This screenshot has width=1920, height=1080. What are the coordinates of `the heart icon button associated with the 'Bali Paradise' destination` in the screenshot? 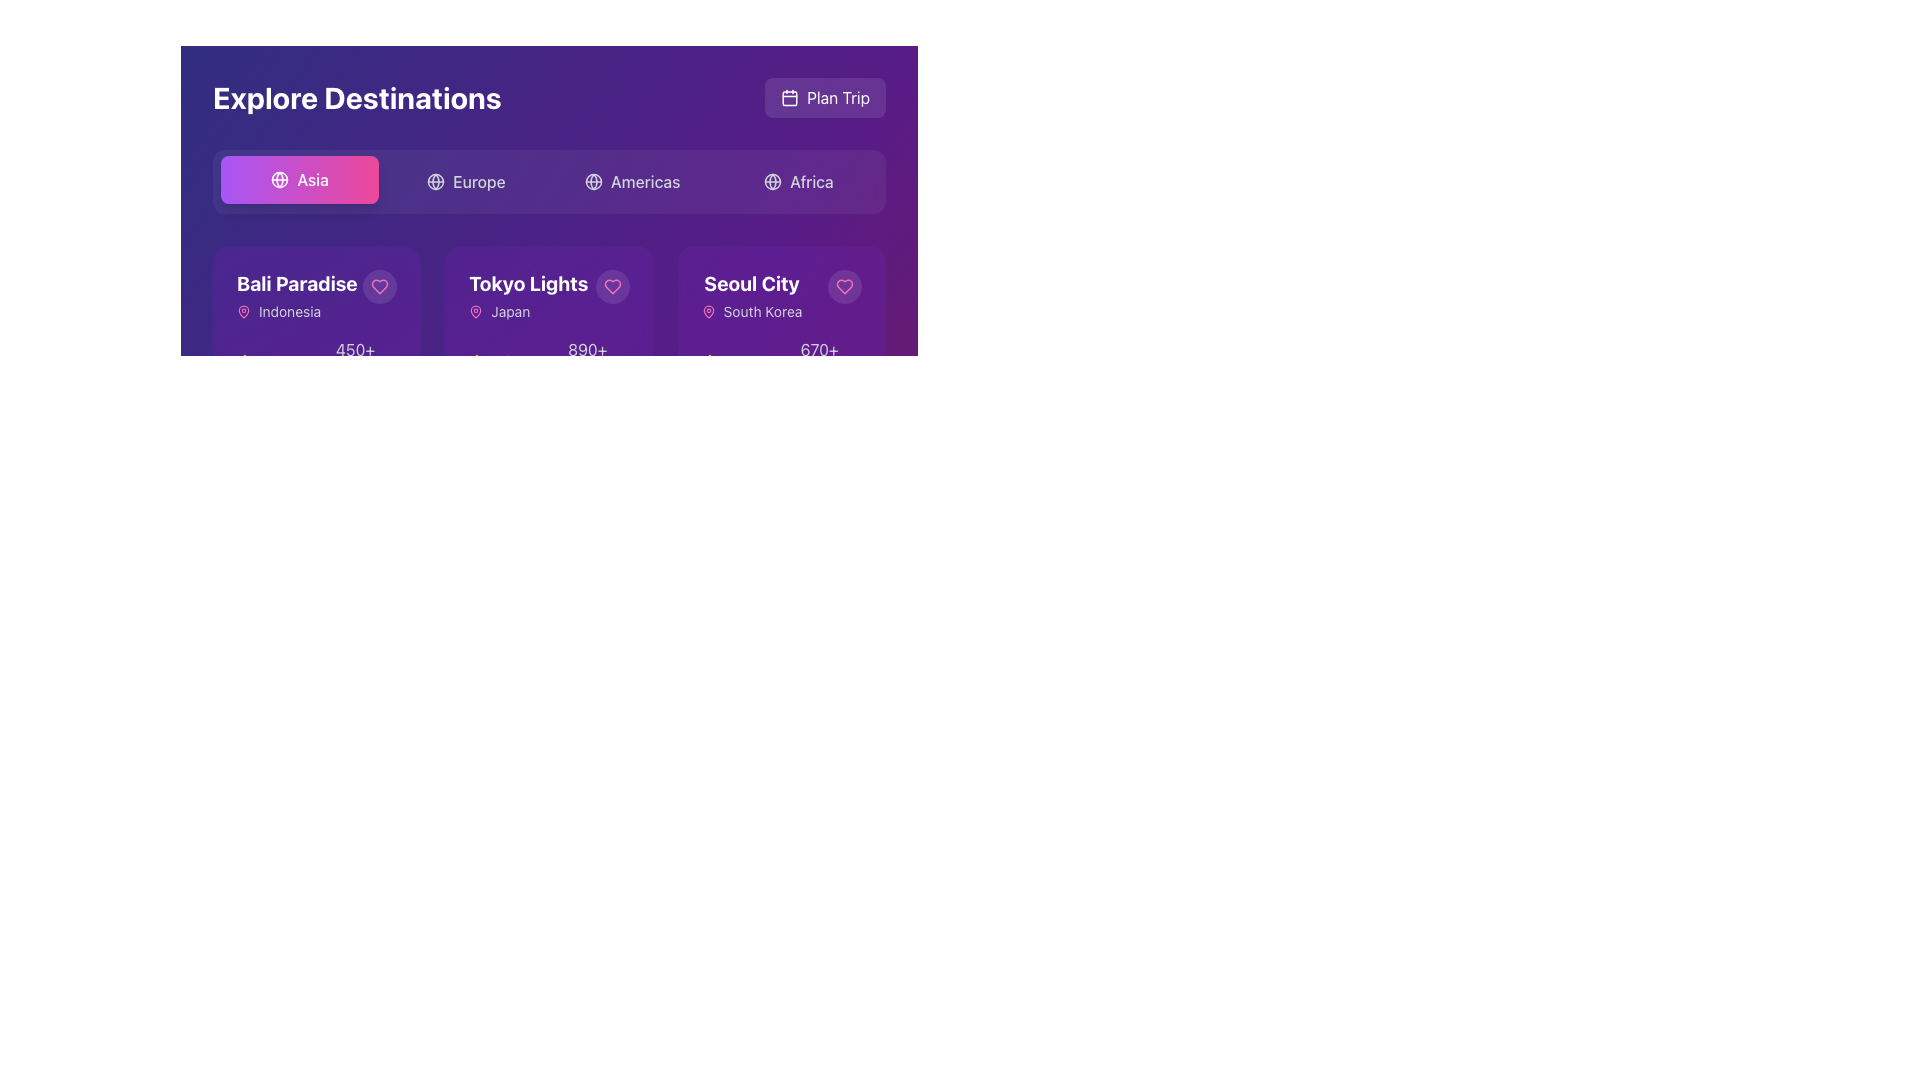 It's located at (380, 286).